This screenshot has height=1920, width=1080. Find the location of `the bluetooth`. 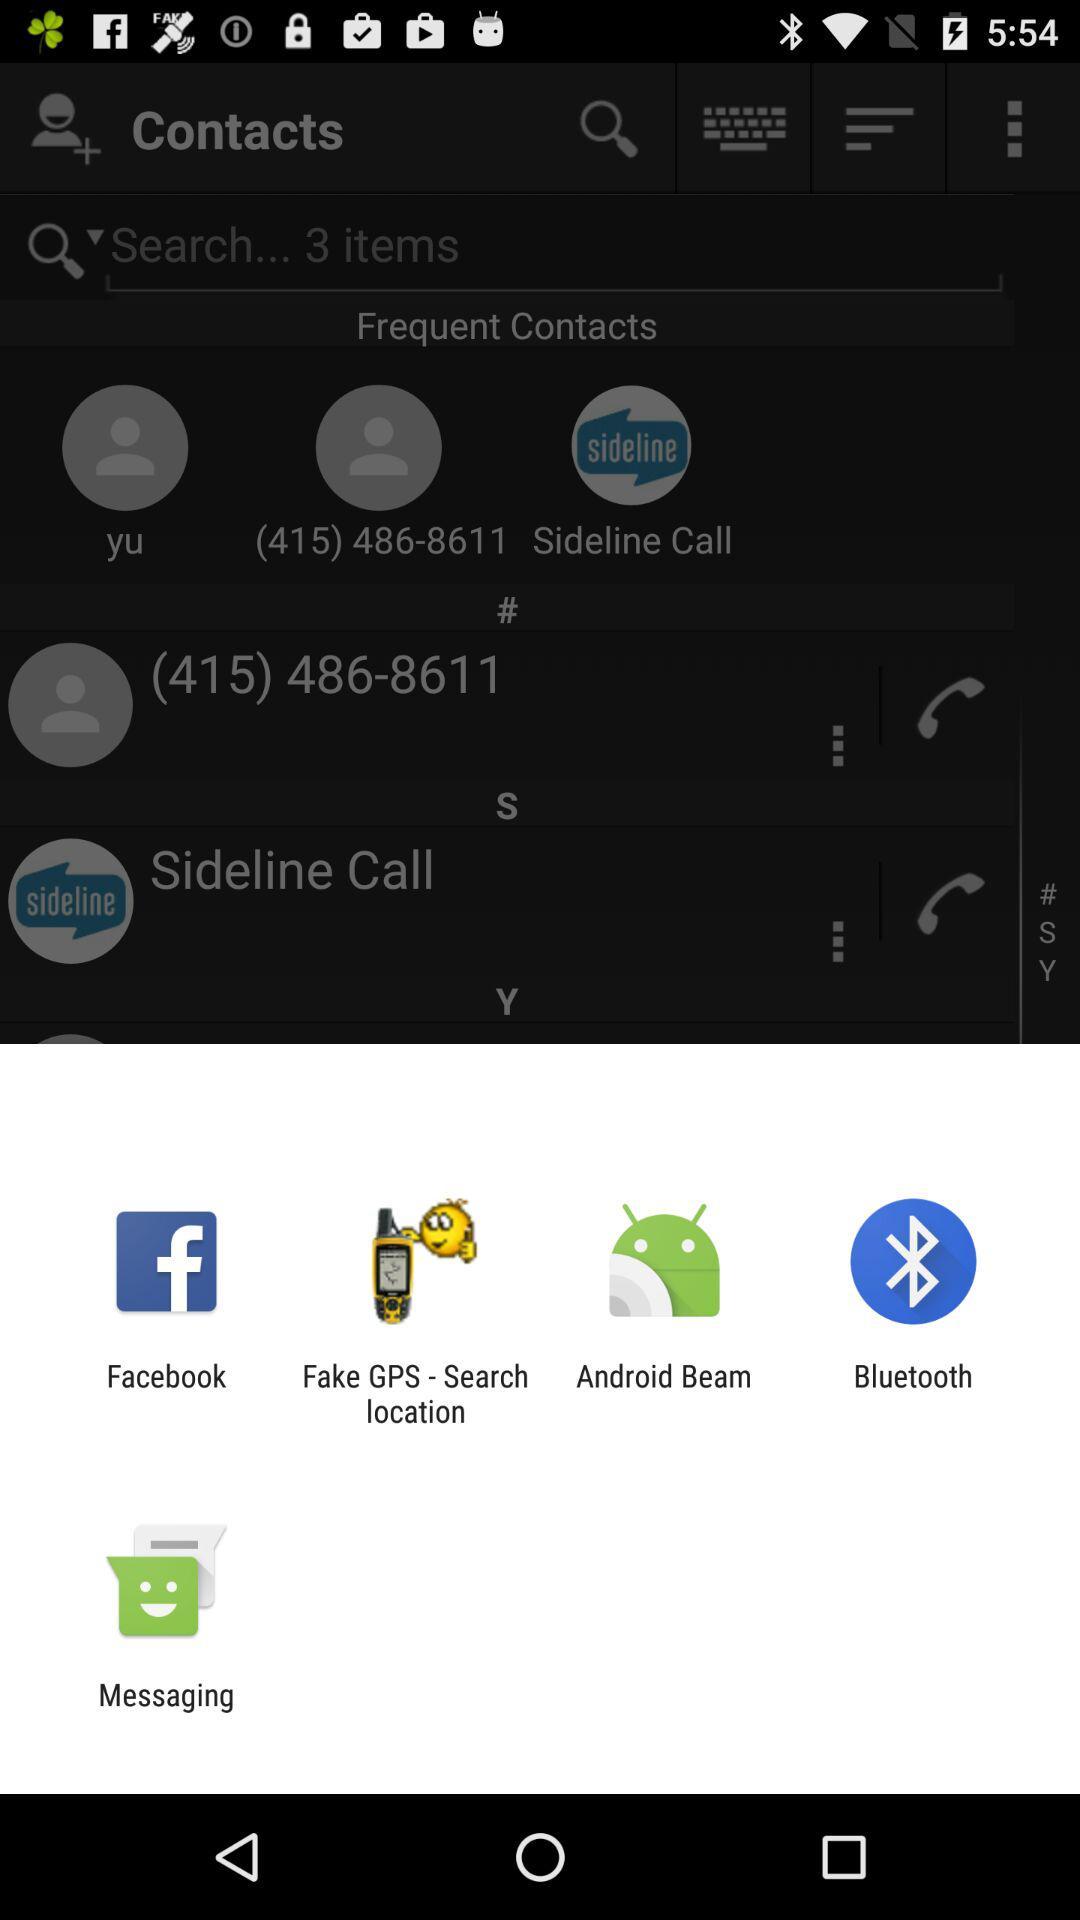

the bluetooth is located at coordinates (913, 1392).